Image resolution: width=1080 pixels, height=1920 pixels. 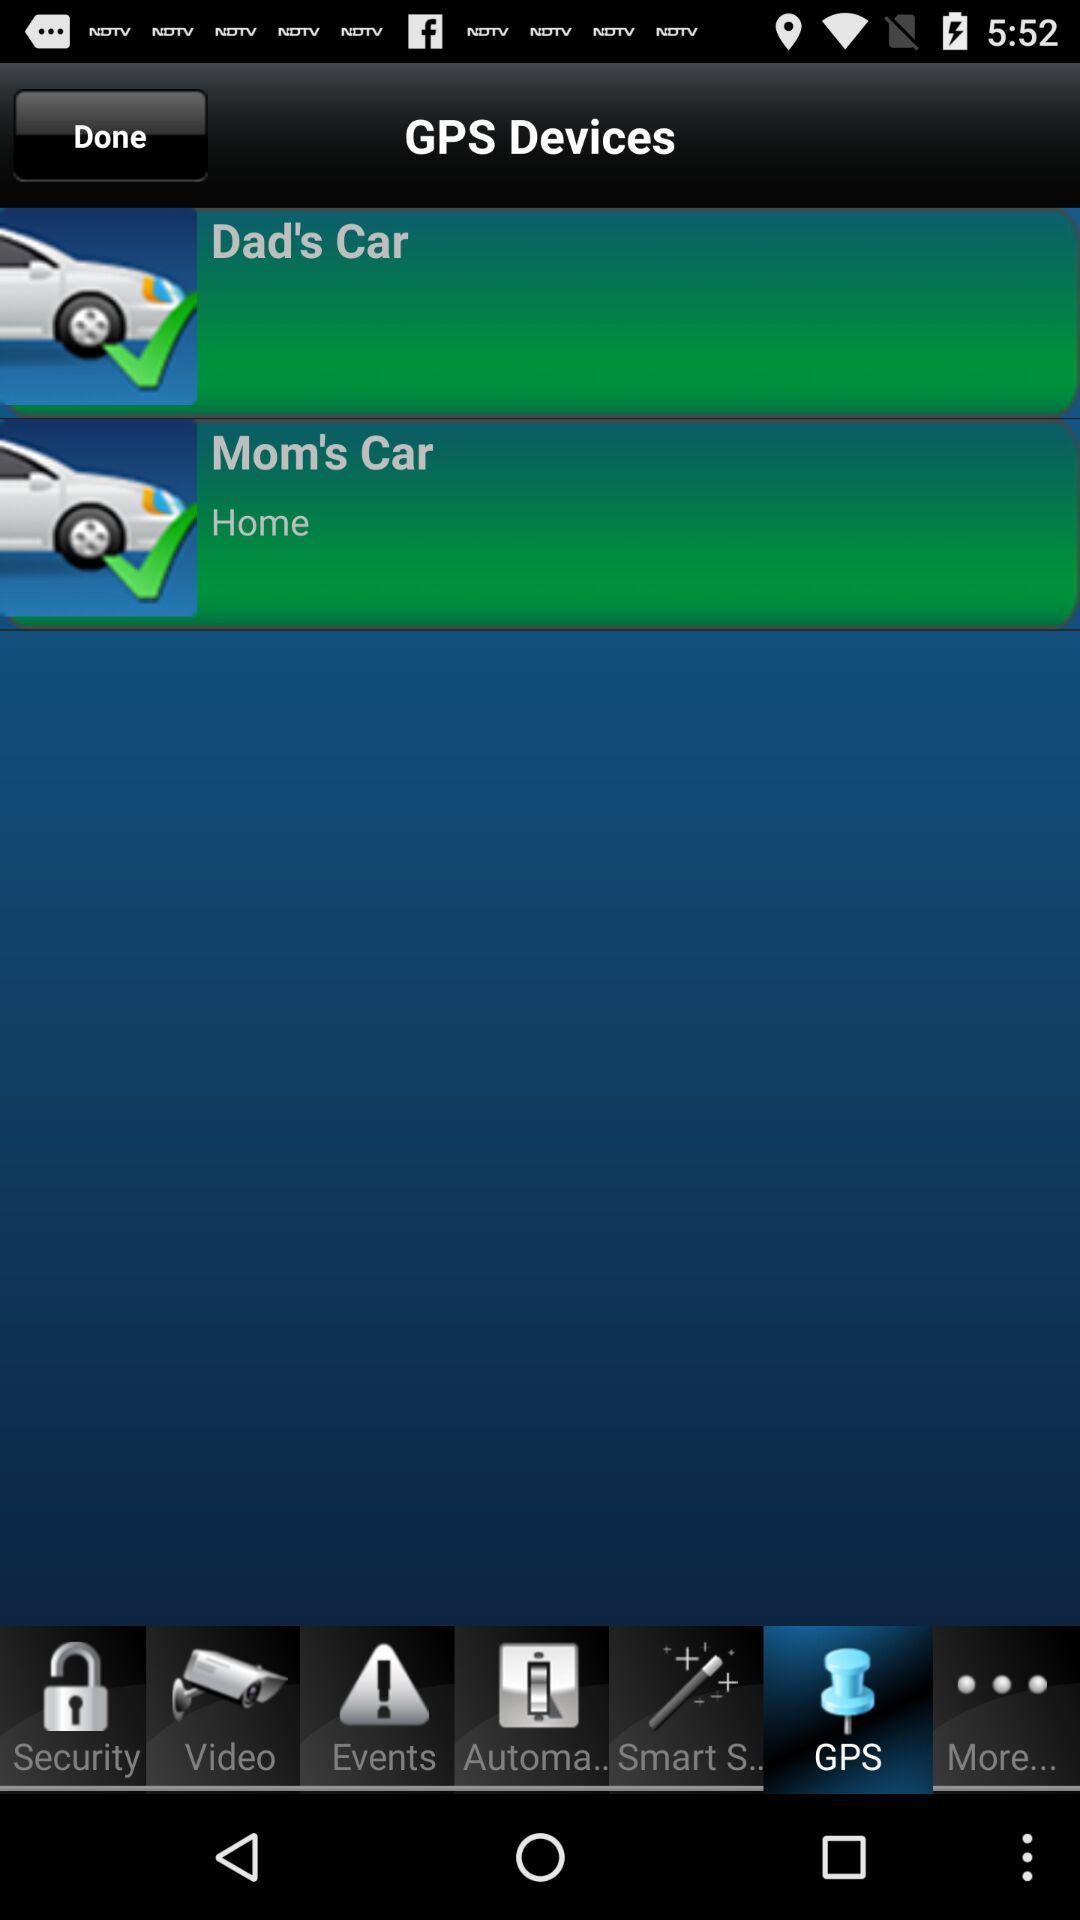 I want to click on the item above the mom's car icon, so click(x=636, y=308).